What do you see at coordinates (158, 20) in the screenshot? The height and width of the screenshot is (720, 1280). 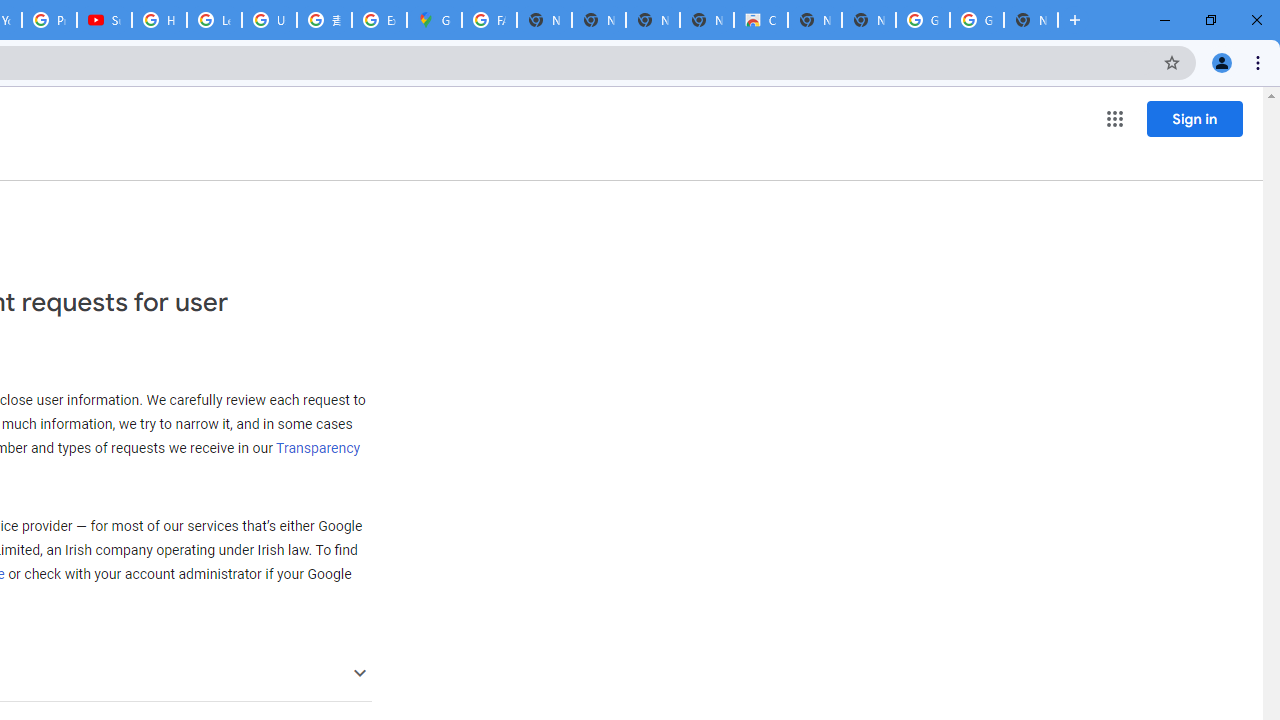 I see `'How Chrome protects your passwords - Google Chrome Help'` at bounding box center [158, 20].